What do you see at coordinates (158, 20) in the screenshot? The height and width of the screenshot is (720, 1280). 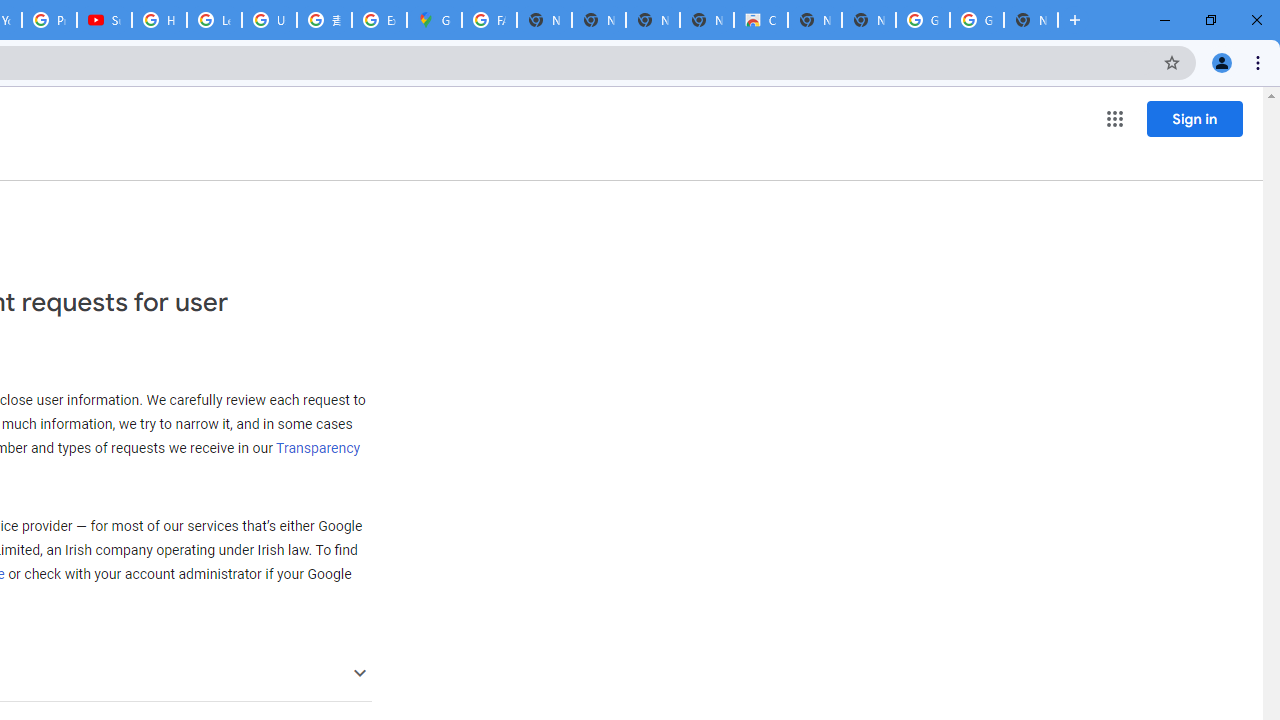 I see `'How Chrome protects your passwords - Google Chrome Help'` at bounding box center [158, 20].